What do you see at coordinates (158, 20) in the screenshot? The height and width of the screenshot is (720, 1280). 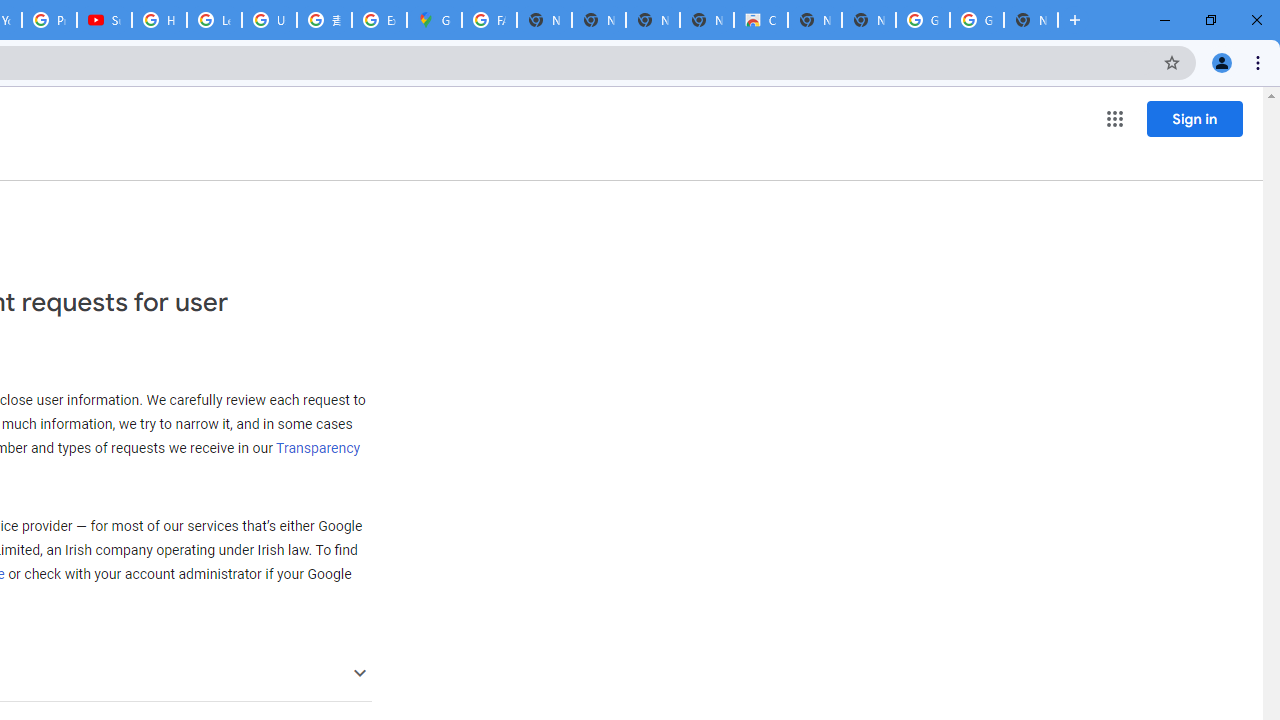 I see `'How Chrome protects your passwords - Google Chrome Help'` at bounding box center [158, 20].